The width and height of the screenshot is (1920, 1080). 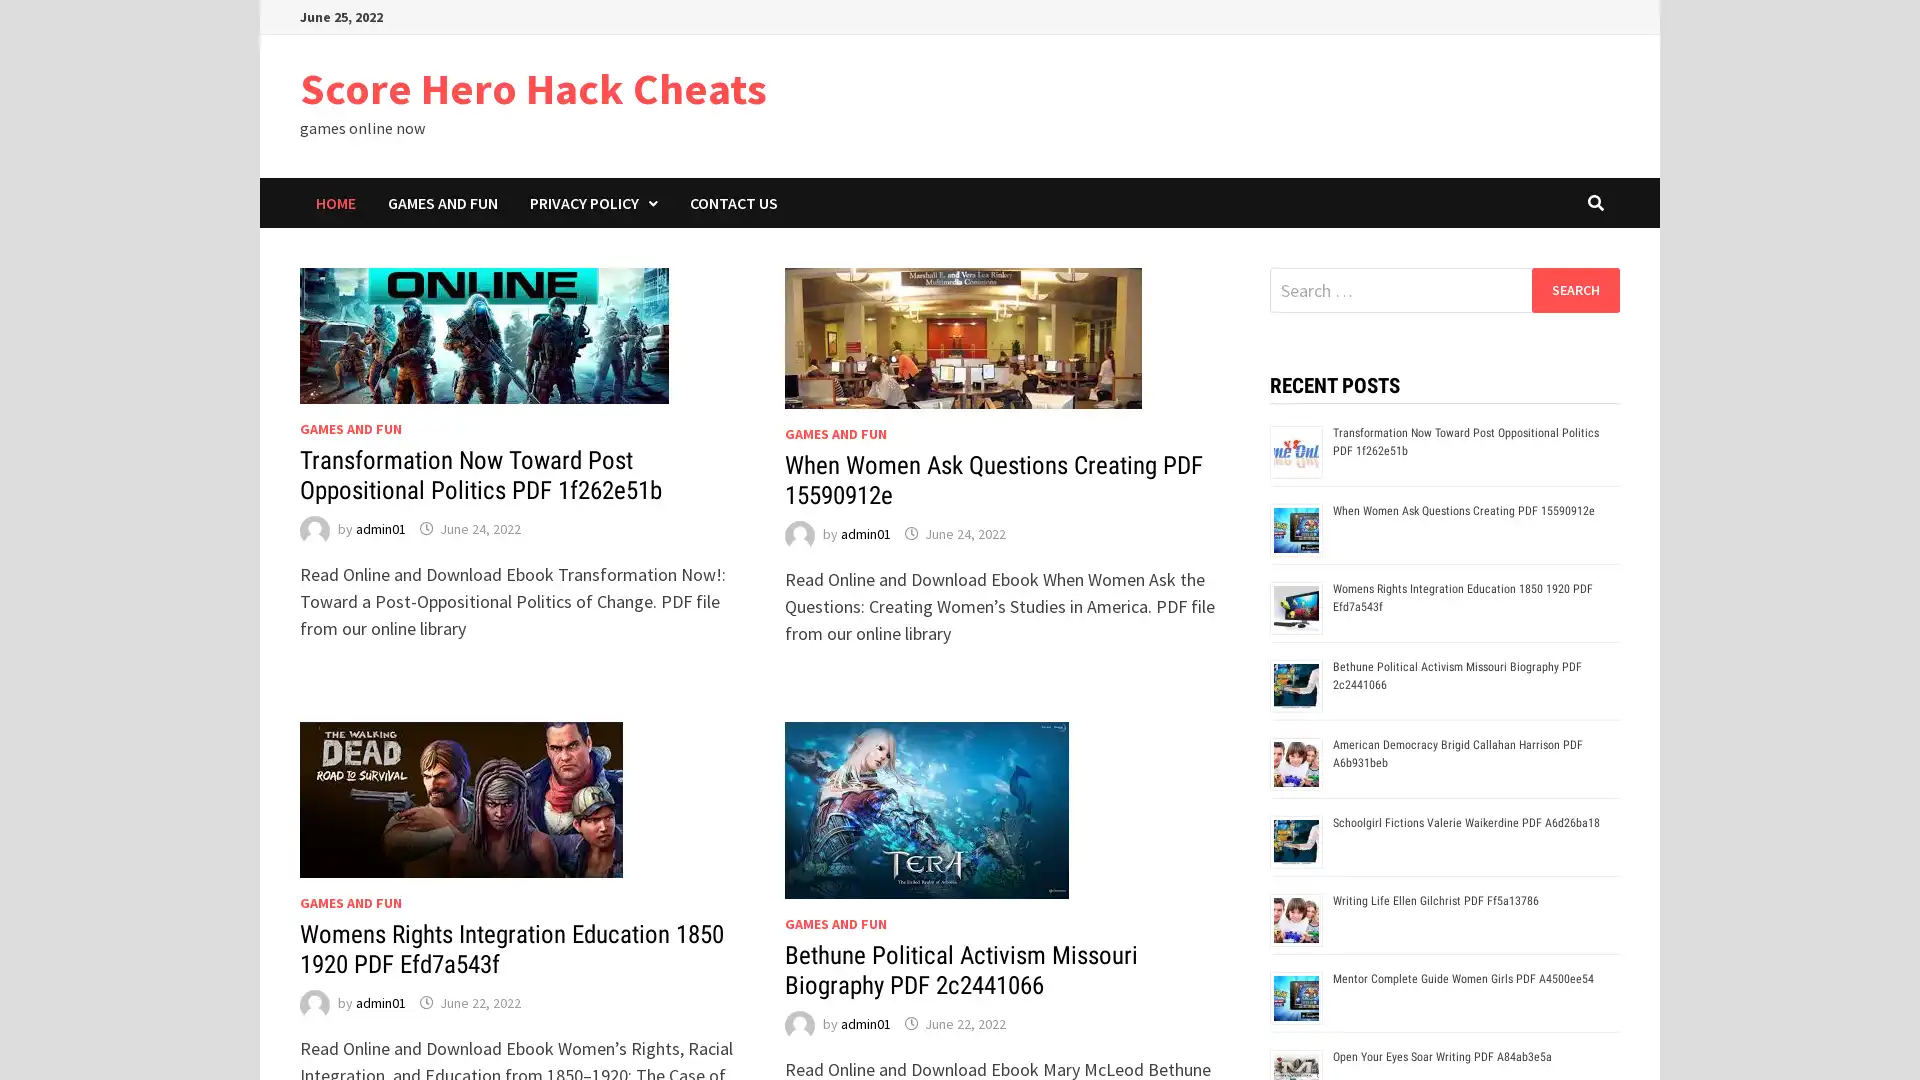 What do you see at coordinates (1574, 289) in the screenshot?
I see `Search` at bounding box center [1574, 289].